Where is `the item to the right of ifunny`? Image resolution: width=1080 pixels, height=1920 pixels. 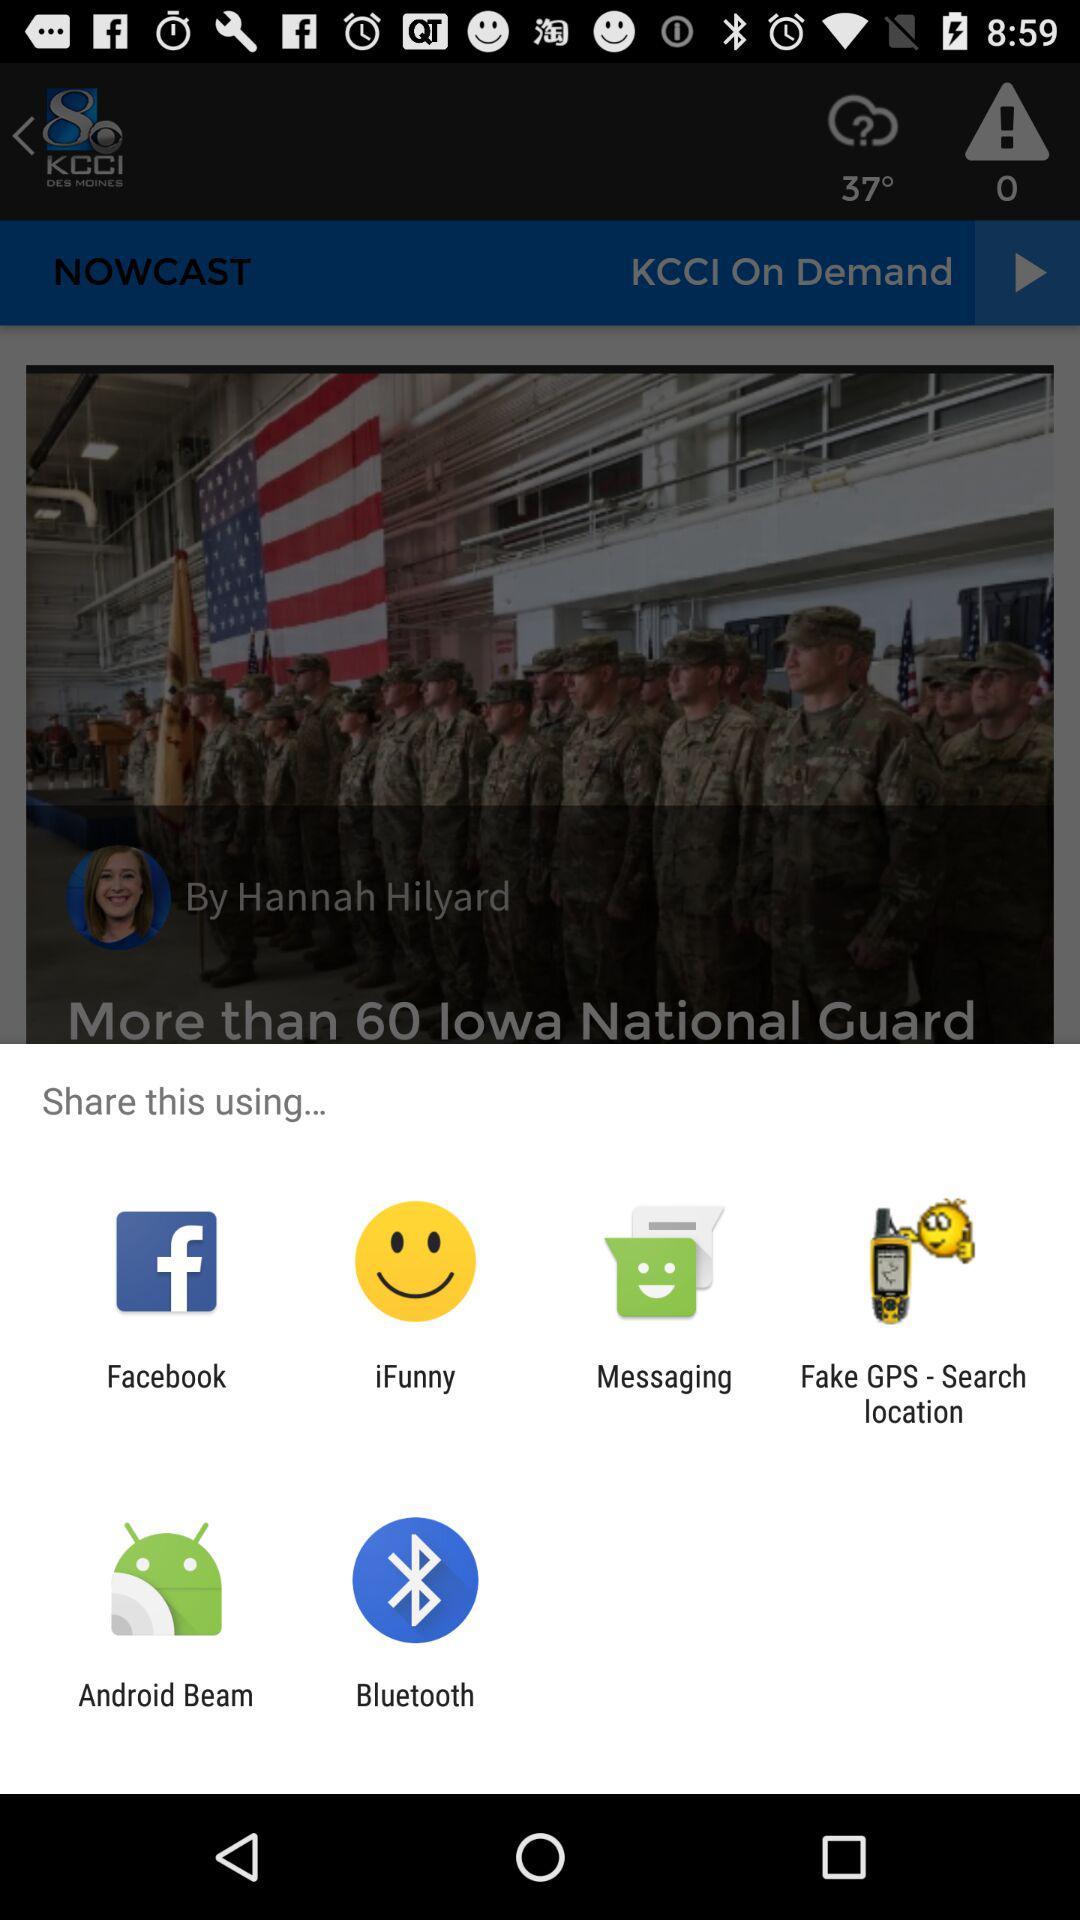
the item to the right of ifunny is located at coordinates (664, 1392).